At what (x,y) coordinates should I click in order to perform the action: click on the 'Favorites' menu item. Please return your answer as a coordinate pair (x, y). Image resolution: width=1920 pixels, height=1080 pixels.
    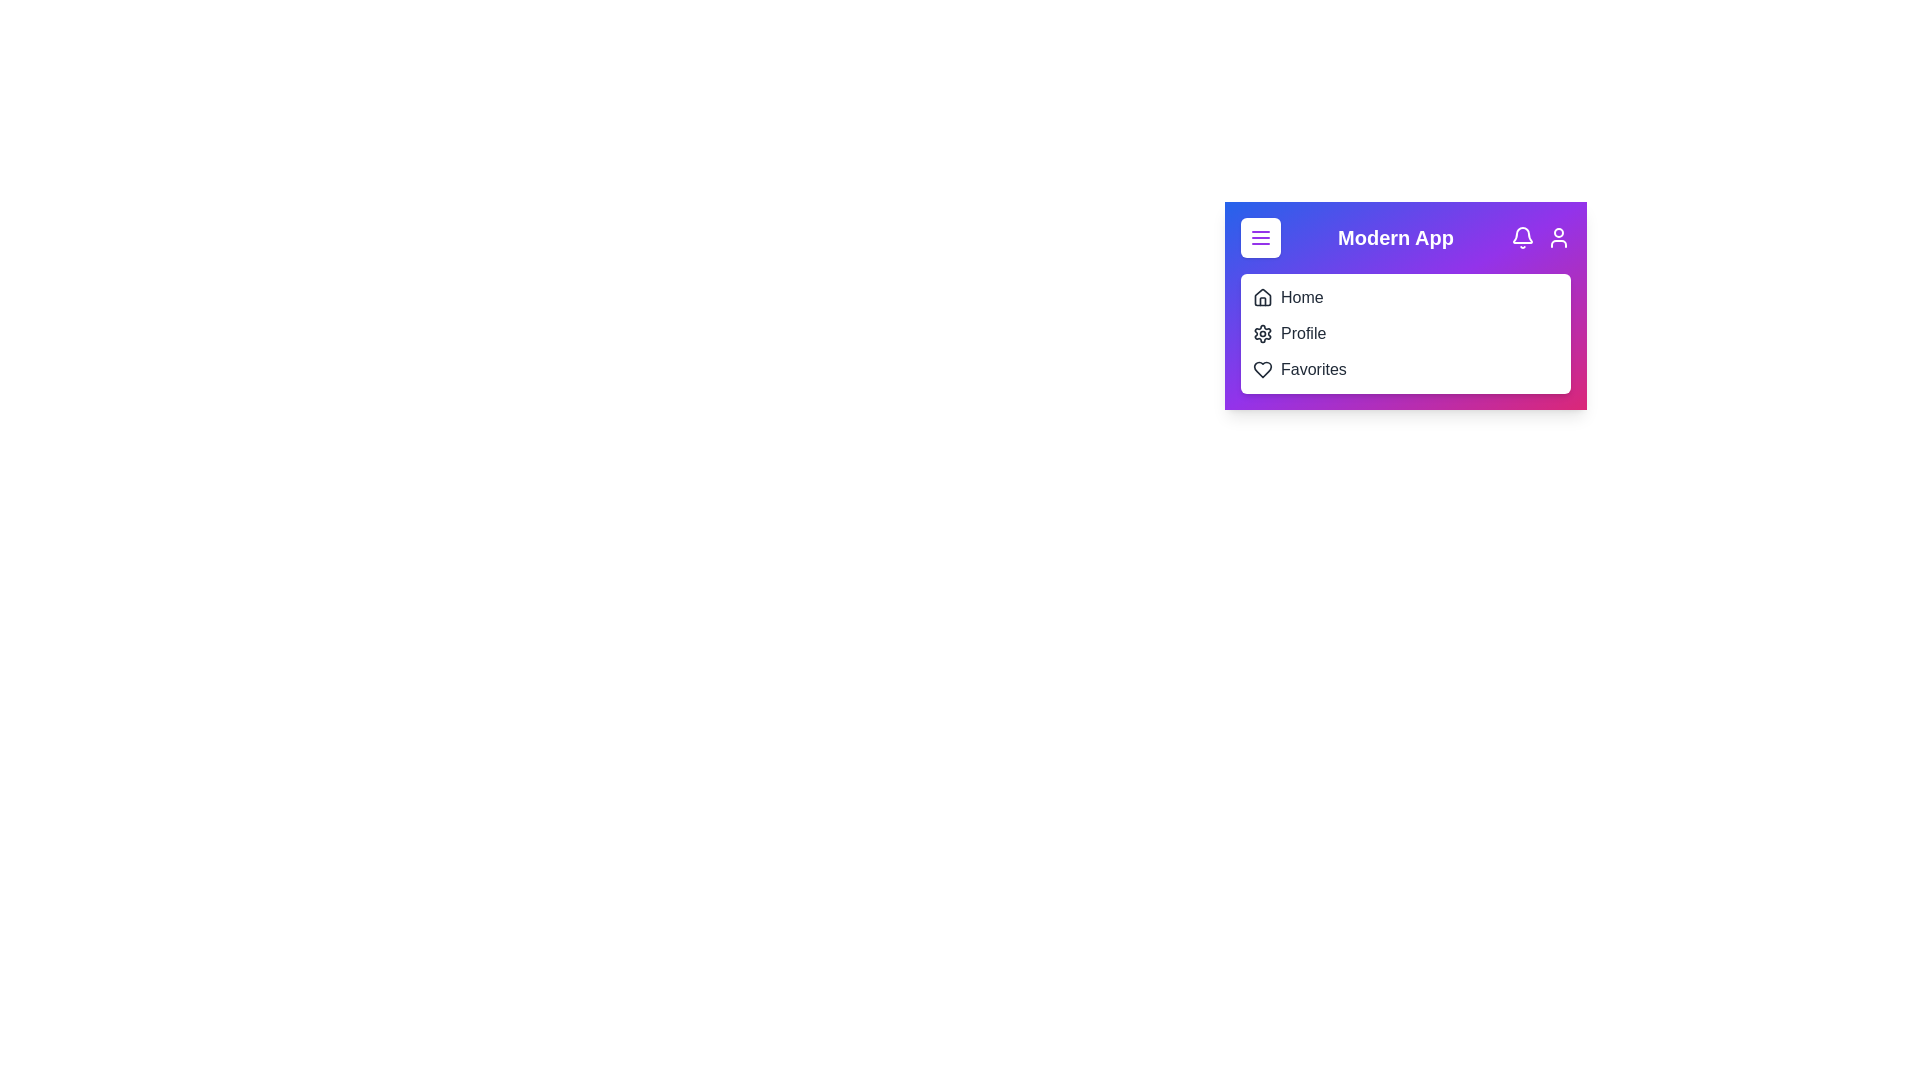
    Looking at the image, I should click on (1405, 370).